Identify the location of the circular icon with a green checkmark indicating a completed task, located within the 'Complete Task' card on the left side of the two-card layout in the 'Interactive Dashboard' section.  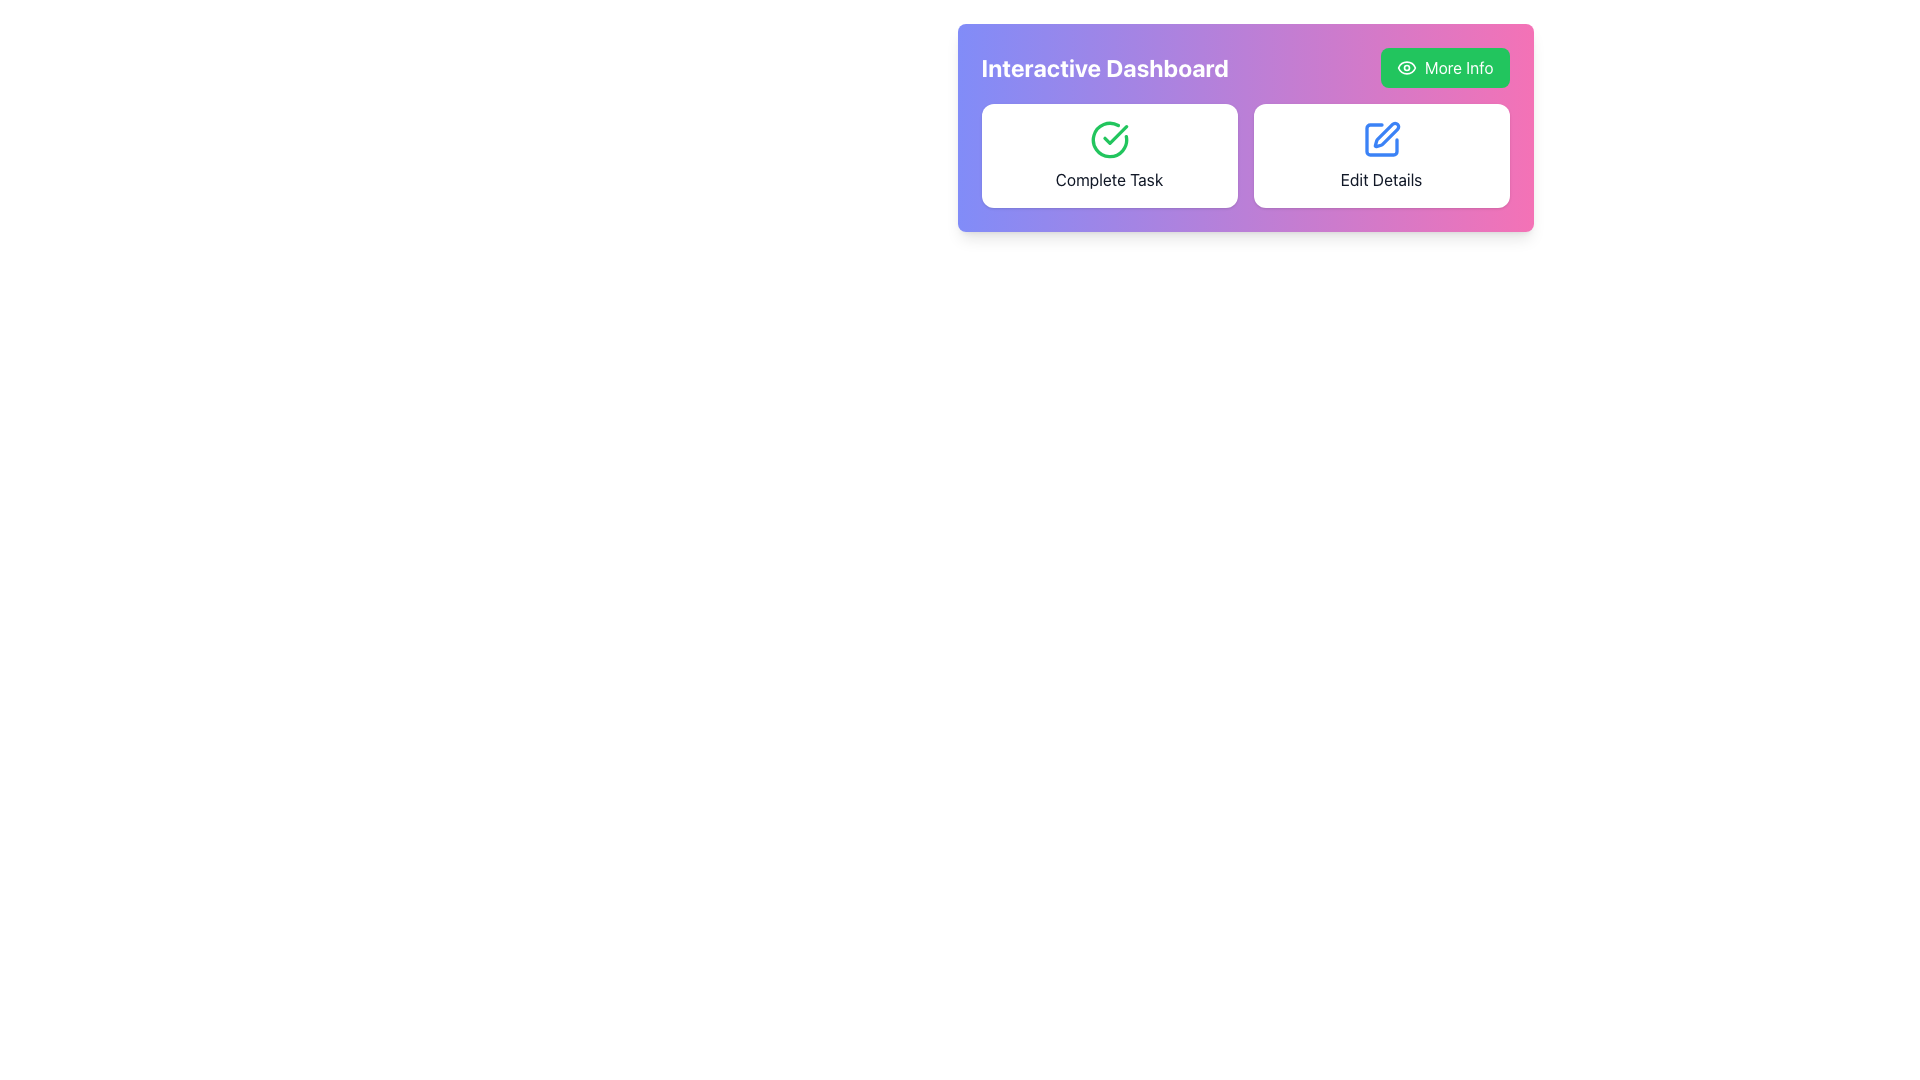
(1108, 138).